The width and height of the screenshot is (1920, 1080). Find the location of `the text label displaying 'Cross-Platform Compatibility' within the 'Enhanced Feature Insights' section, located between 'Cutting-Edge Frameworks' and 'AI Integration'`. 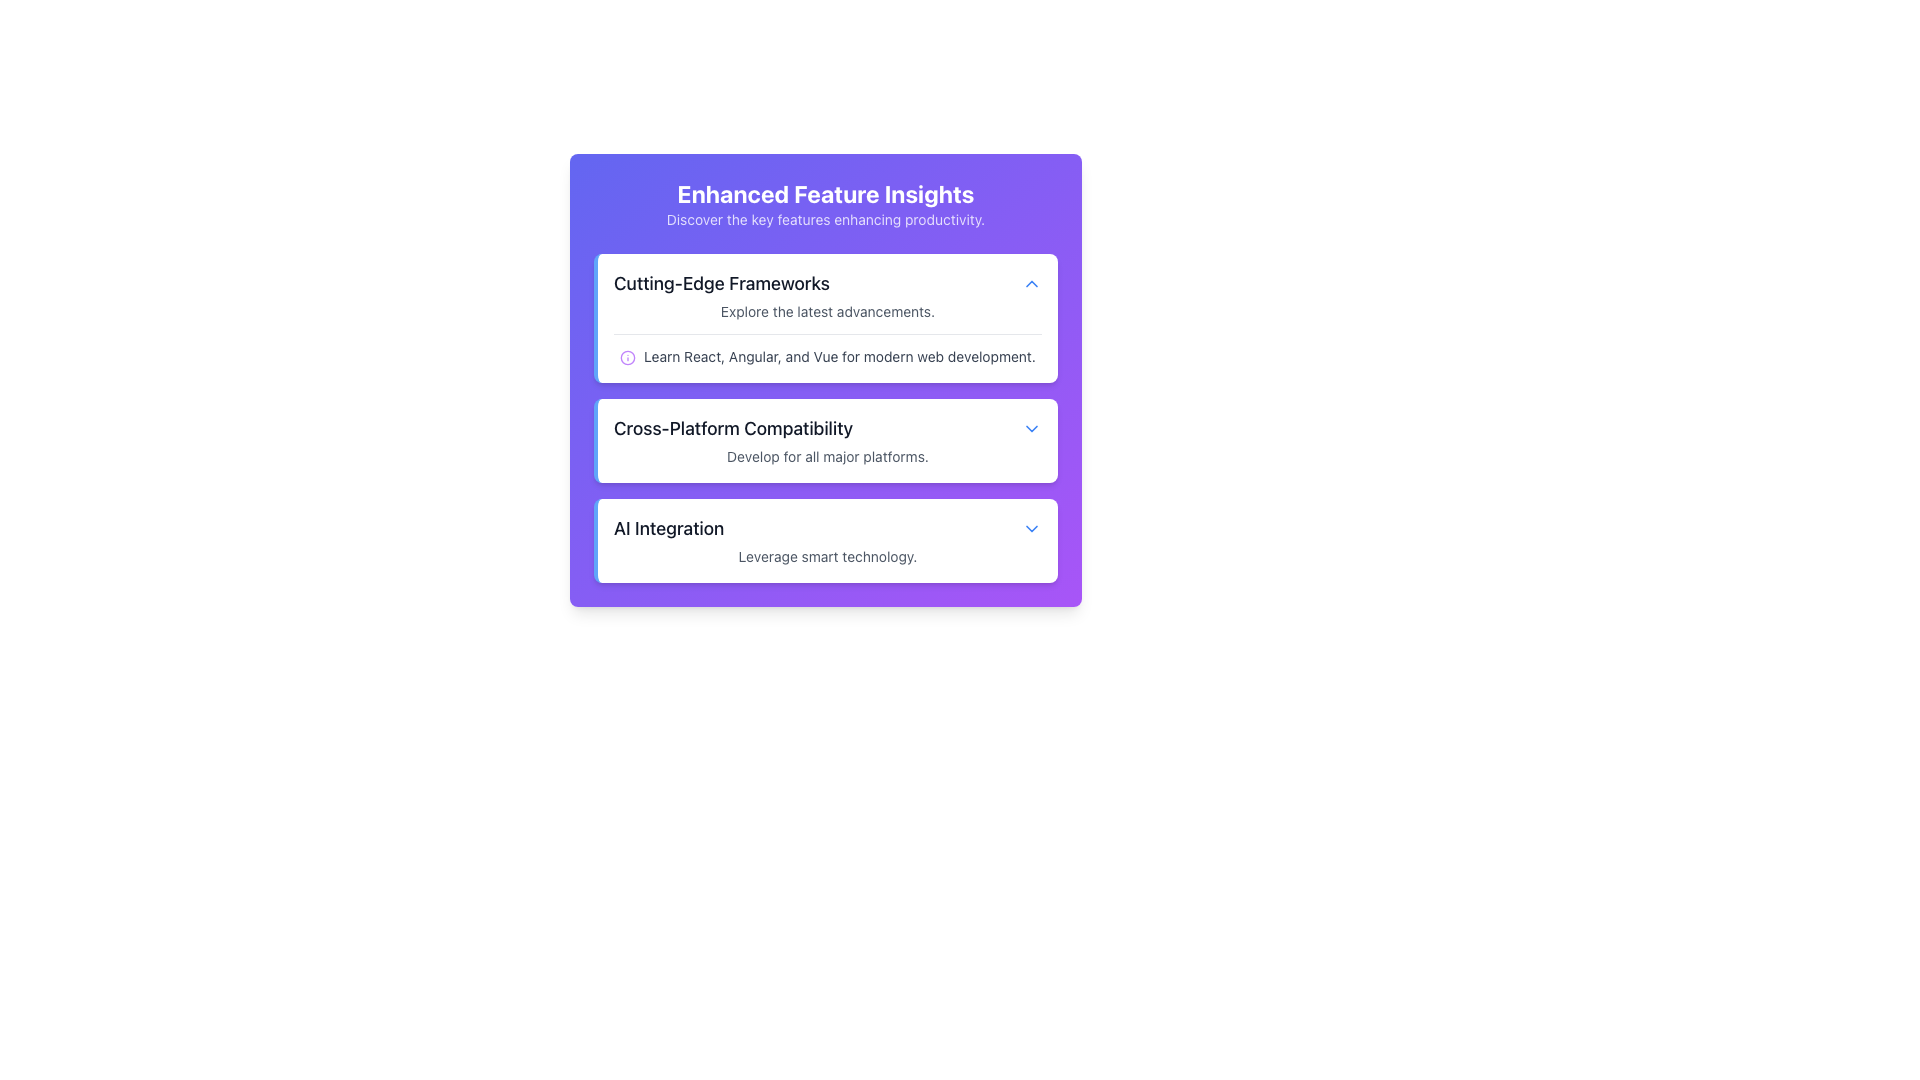

the text label displaying 'Cross-Platform Compatibility' within the 'Enhanced Feature Insights' section, located between 'Cutting-Edge Frameworks' and 'AI Integration' is located at coordinates (732, 427).